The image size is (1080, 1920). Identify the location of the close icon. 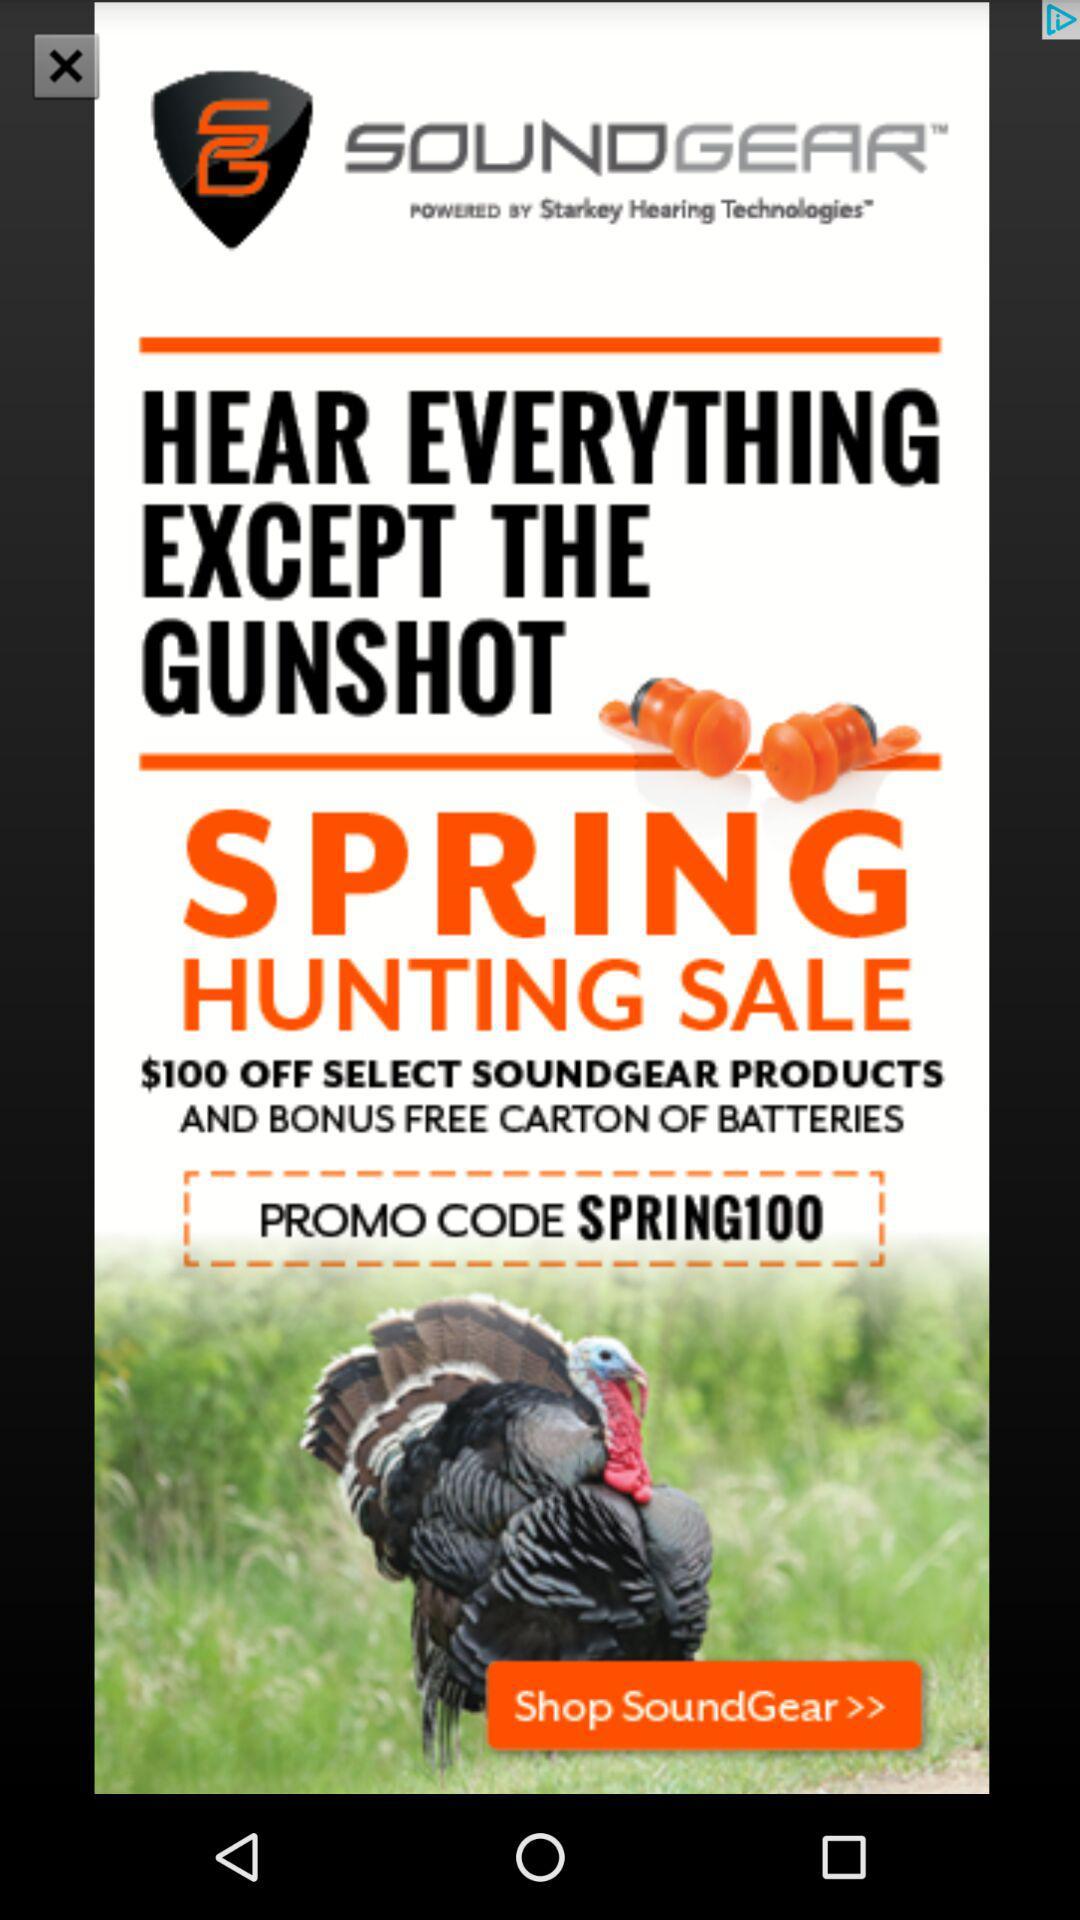
(91, 97).